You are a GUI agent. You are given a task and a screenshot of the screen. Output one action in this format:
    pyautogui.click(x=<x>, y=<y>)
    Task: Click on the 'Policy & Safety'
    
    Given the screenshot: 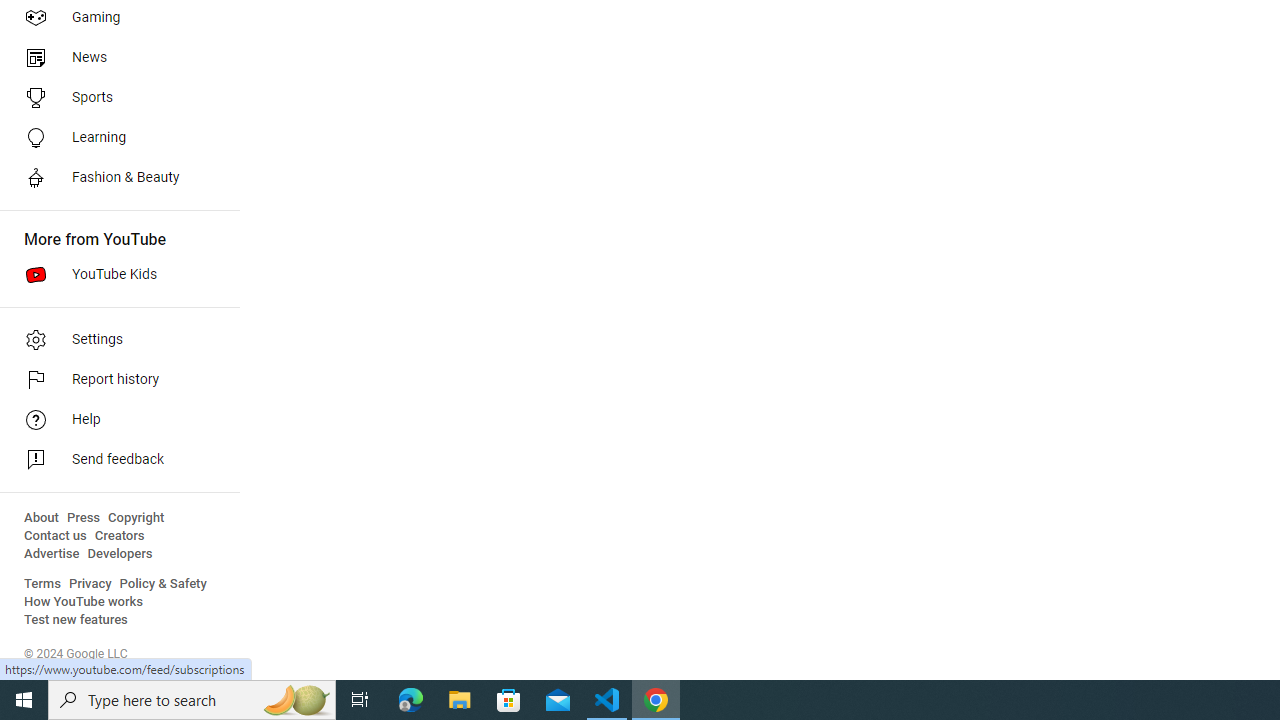 What is the action you would take?
    pyautogui.click(x=163, y=584)
    